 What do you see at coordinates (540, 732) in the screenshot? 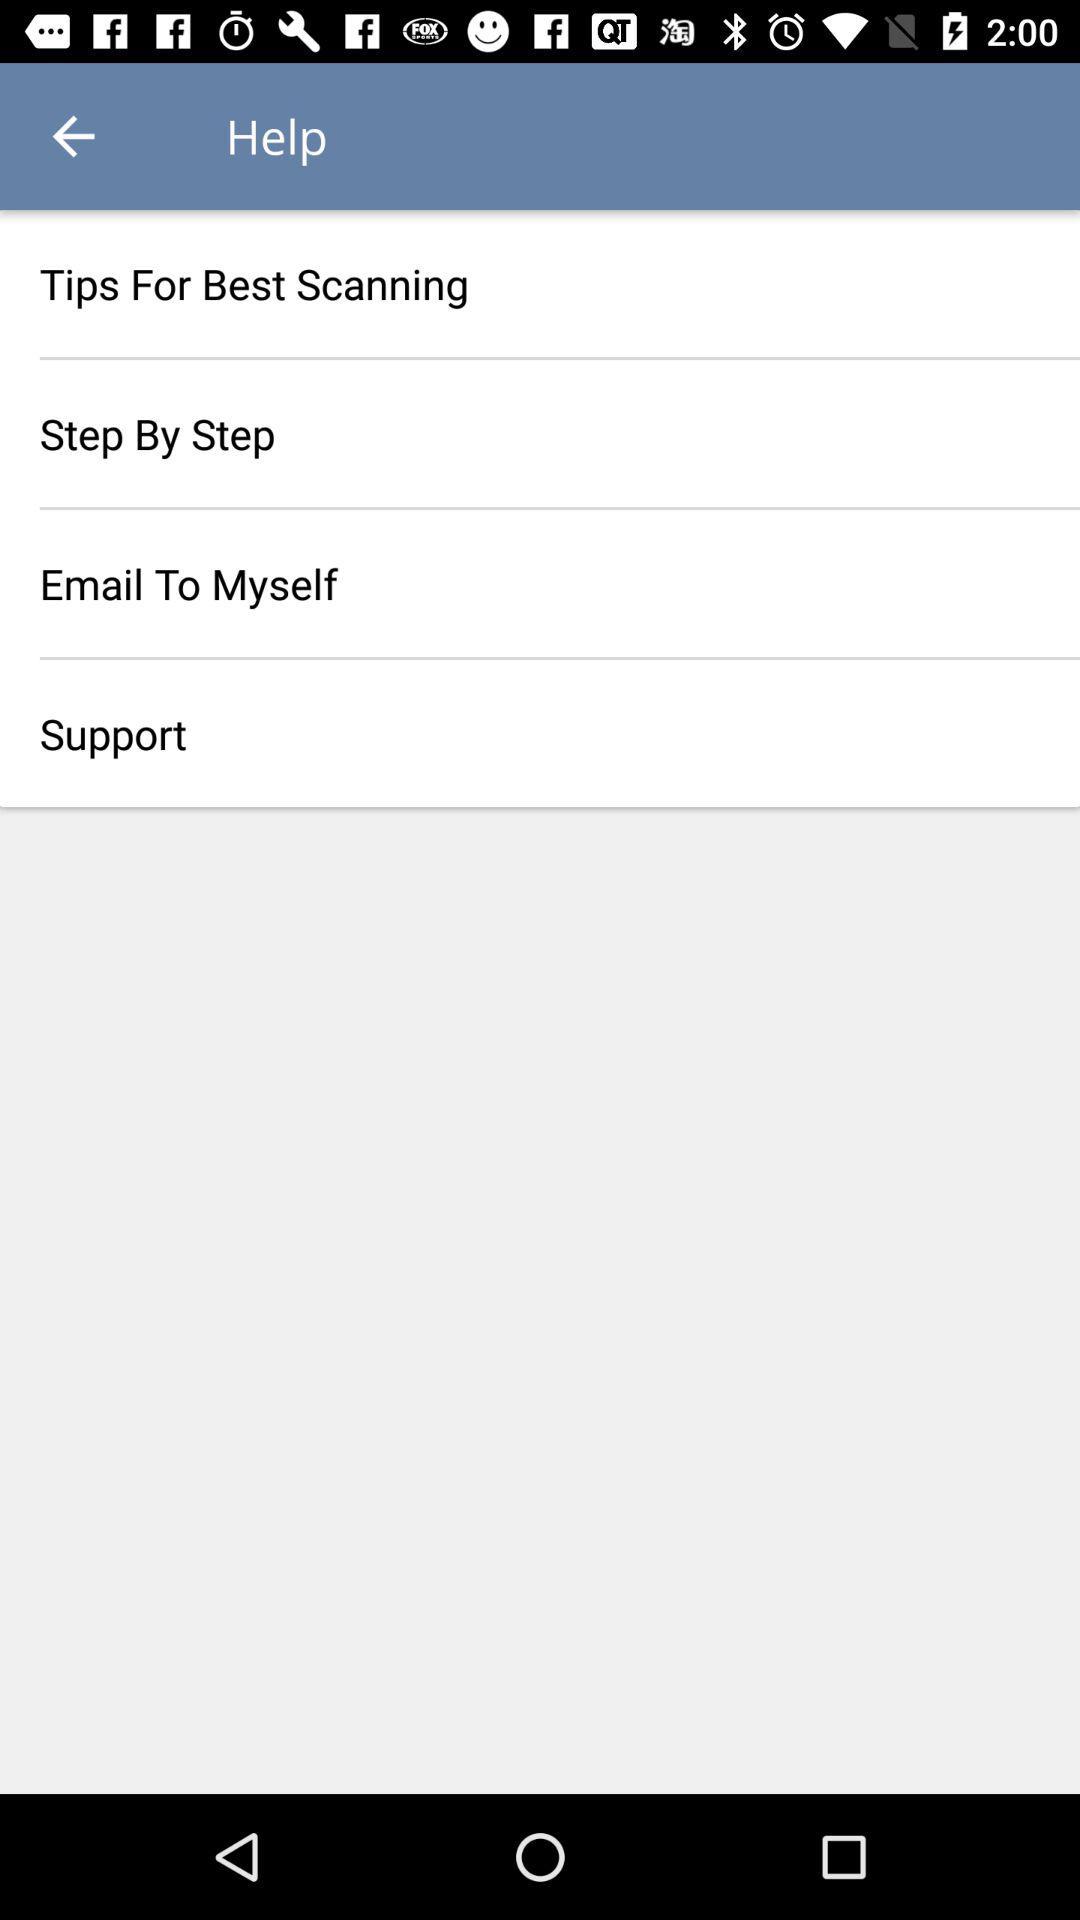
I see `the icon below the email to myself item` at bounding box center [540, 732].